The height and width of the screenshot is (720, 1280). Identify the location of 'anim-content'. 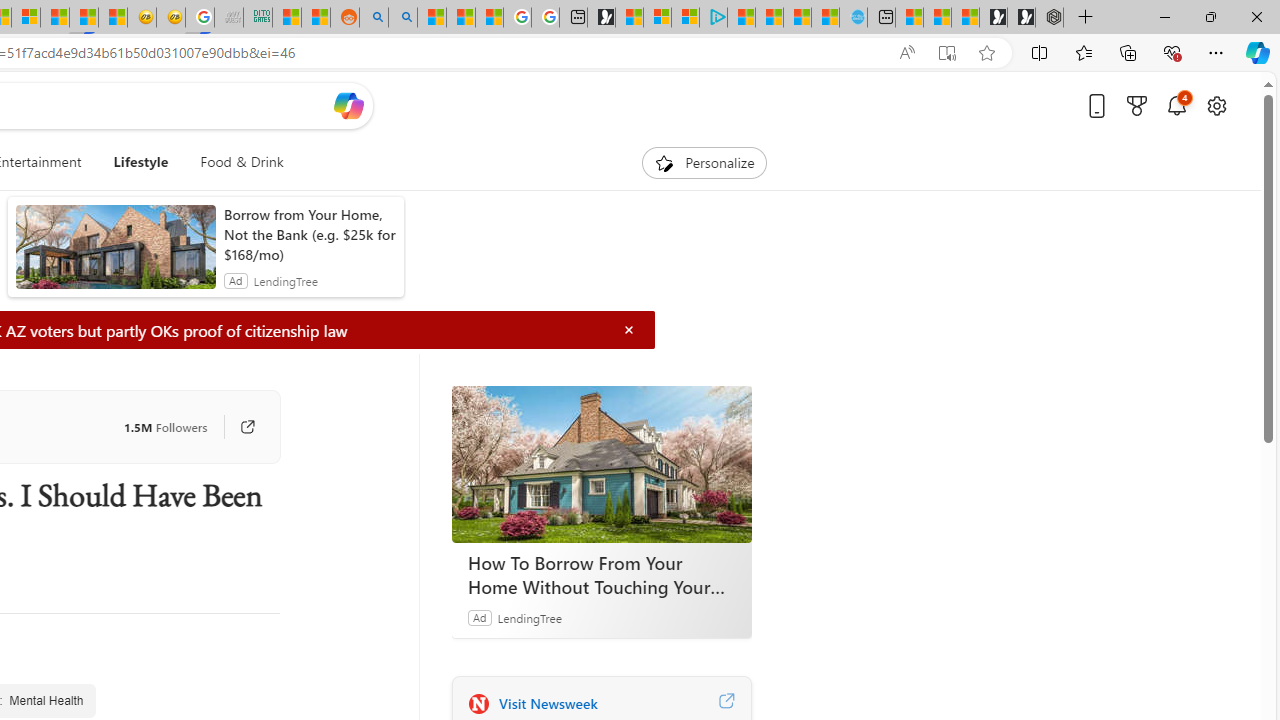
(114, 254).